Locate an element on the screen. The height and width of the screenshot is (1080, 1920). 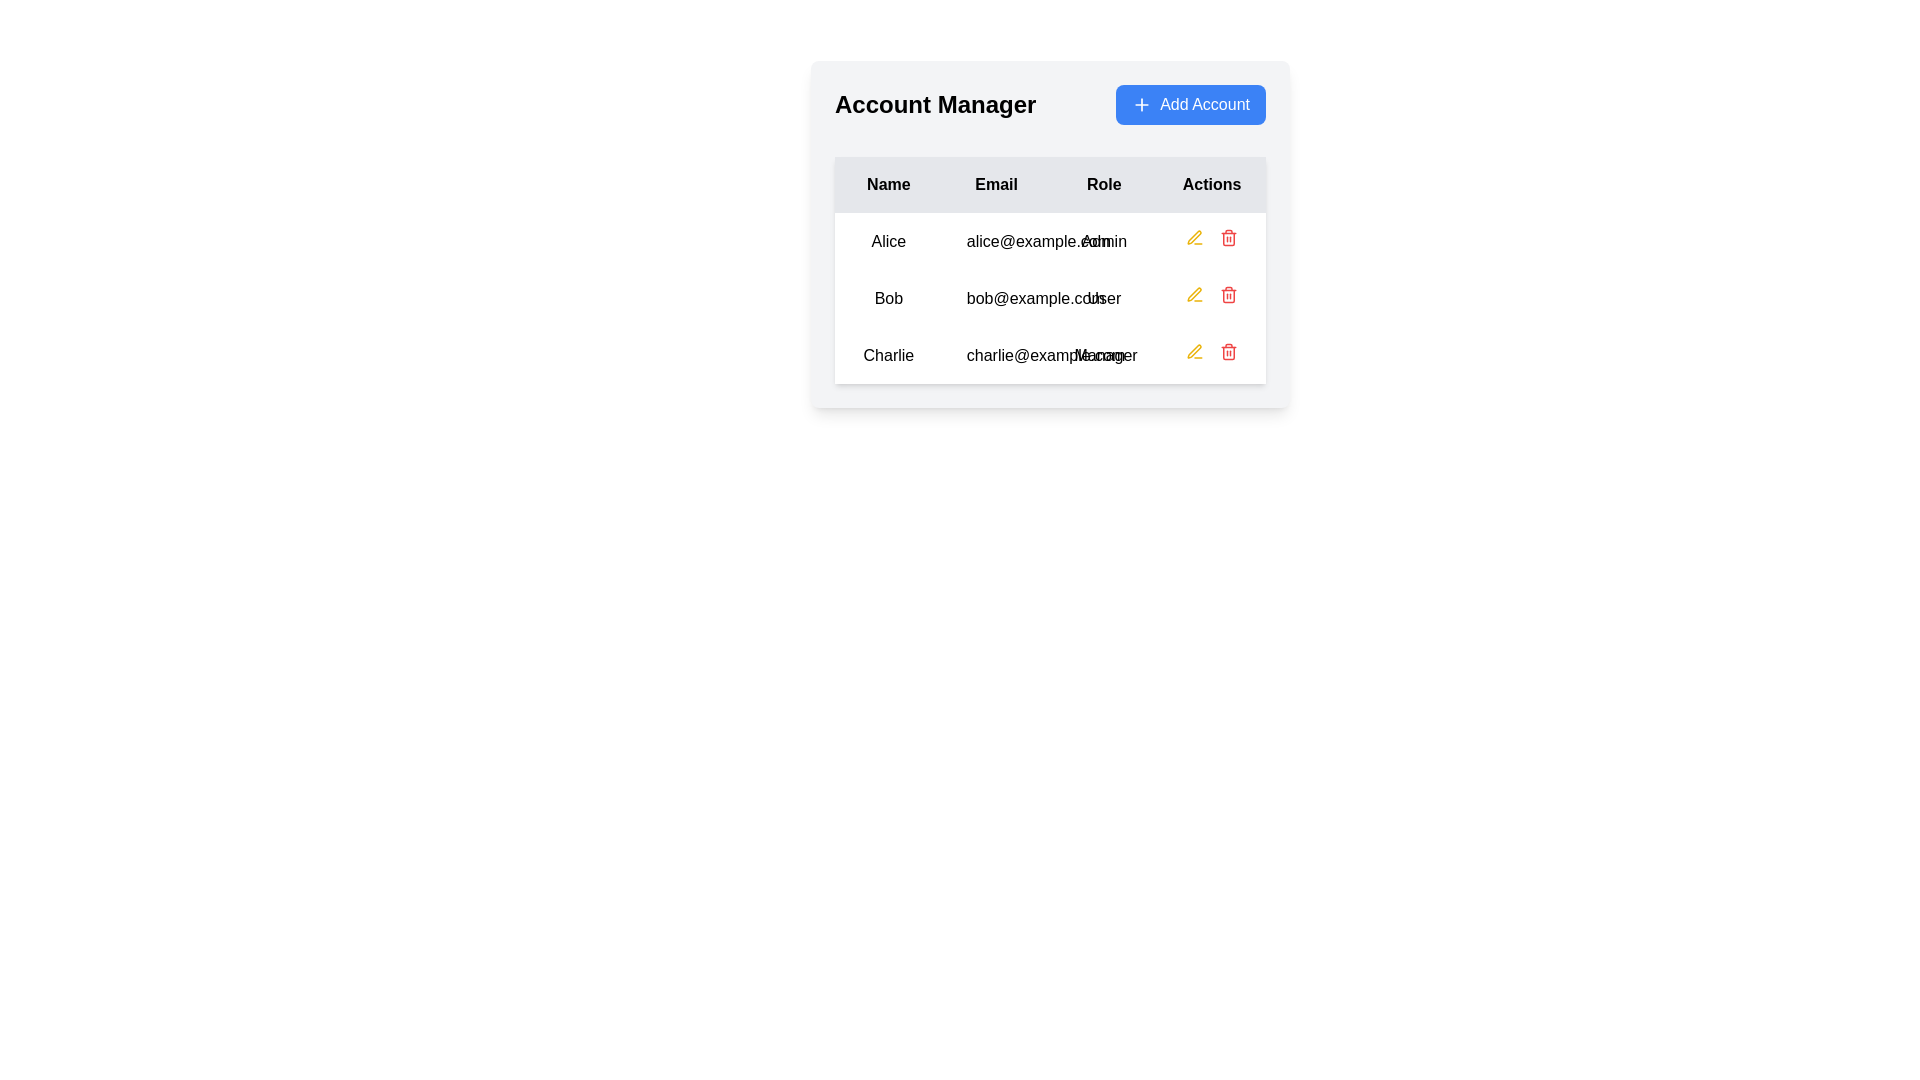
the rounded rectangle shape representing the trash icon in the 'Actions' column, located near the top right corner of the row aligned with 'Charlie' is located at coordinates (1228, 352).